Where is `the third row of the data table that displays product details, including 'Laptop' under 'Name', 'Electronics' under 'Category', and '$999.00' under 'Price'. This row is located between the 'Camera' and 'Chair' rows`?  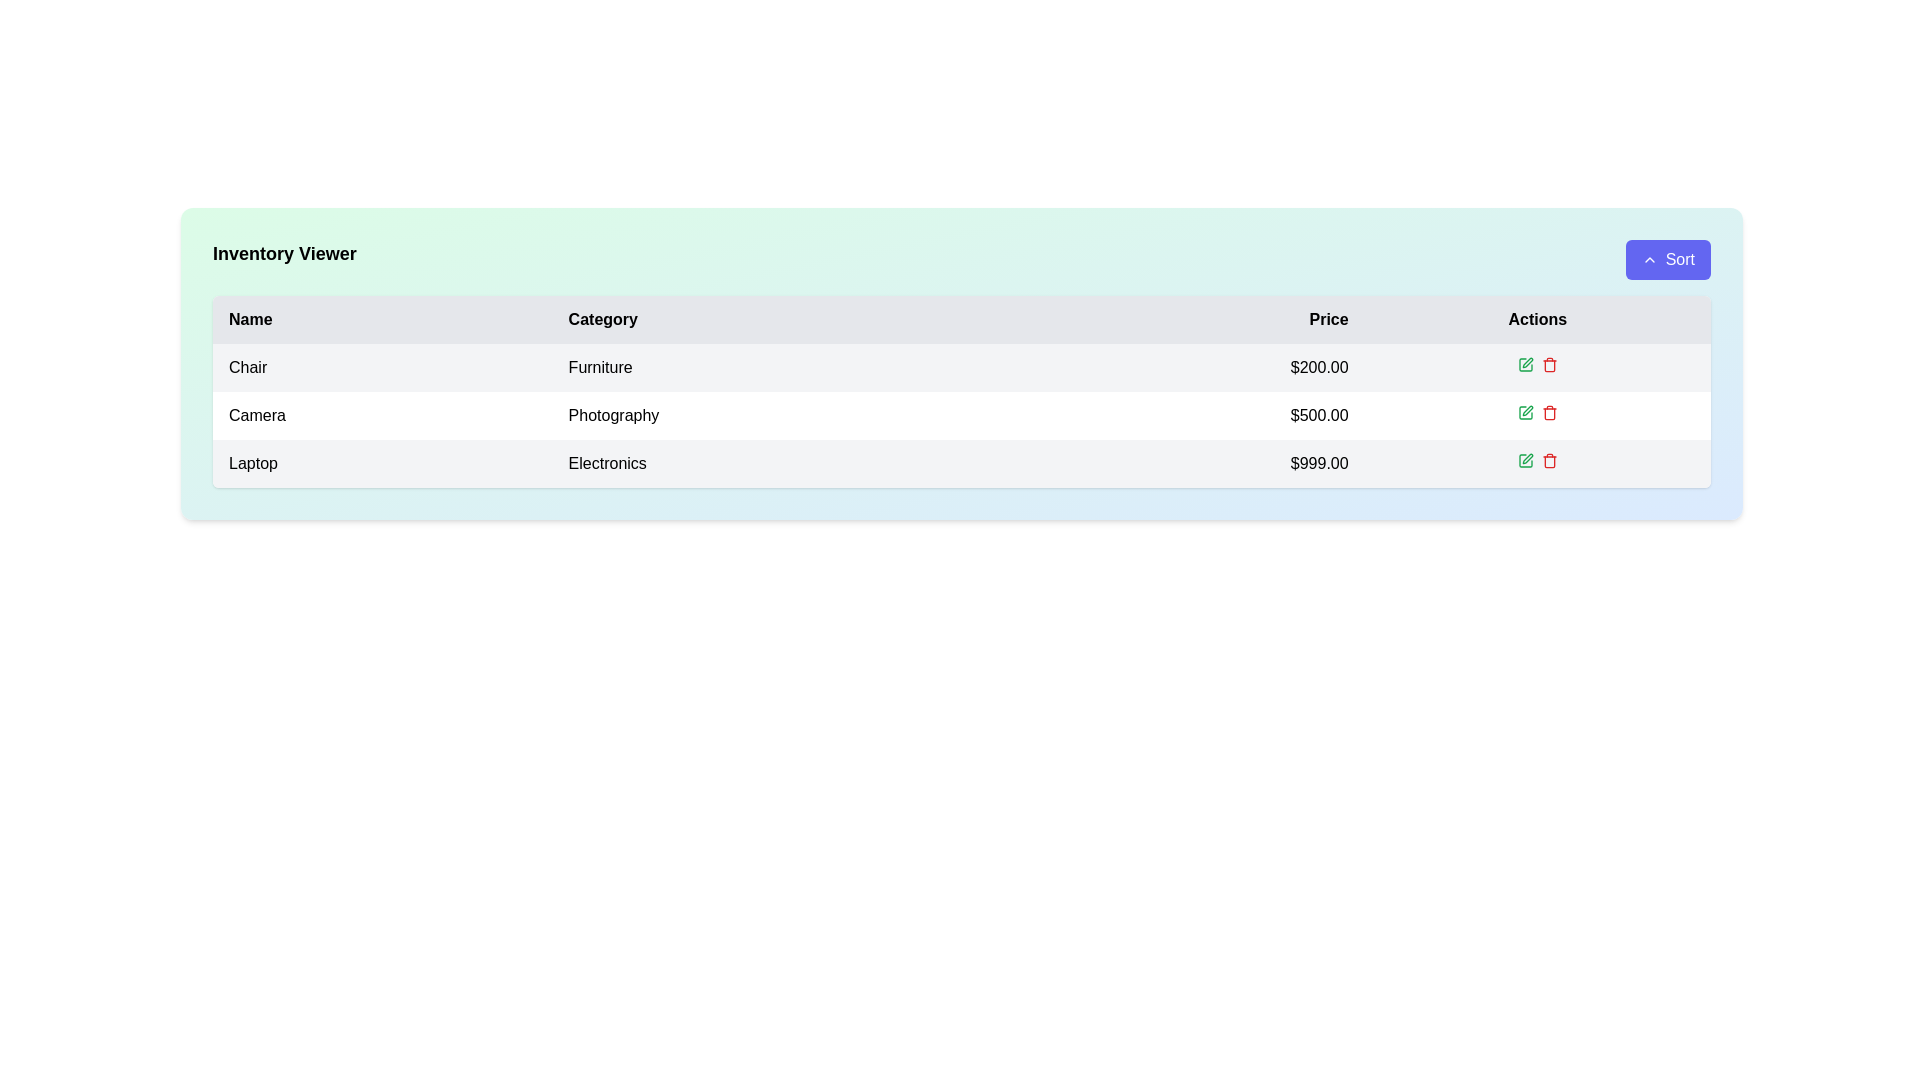 the third row of the data table that displays product details, including 'Laptop' under 'Name', 'Electronics' under 'Category', and '$999.00' under 'Price'. This row is located between the 'Camera' and 'Chair' rows is located at coordinates (961, 463).